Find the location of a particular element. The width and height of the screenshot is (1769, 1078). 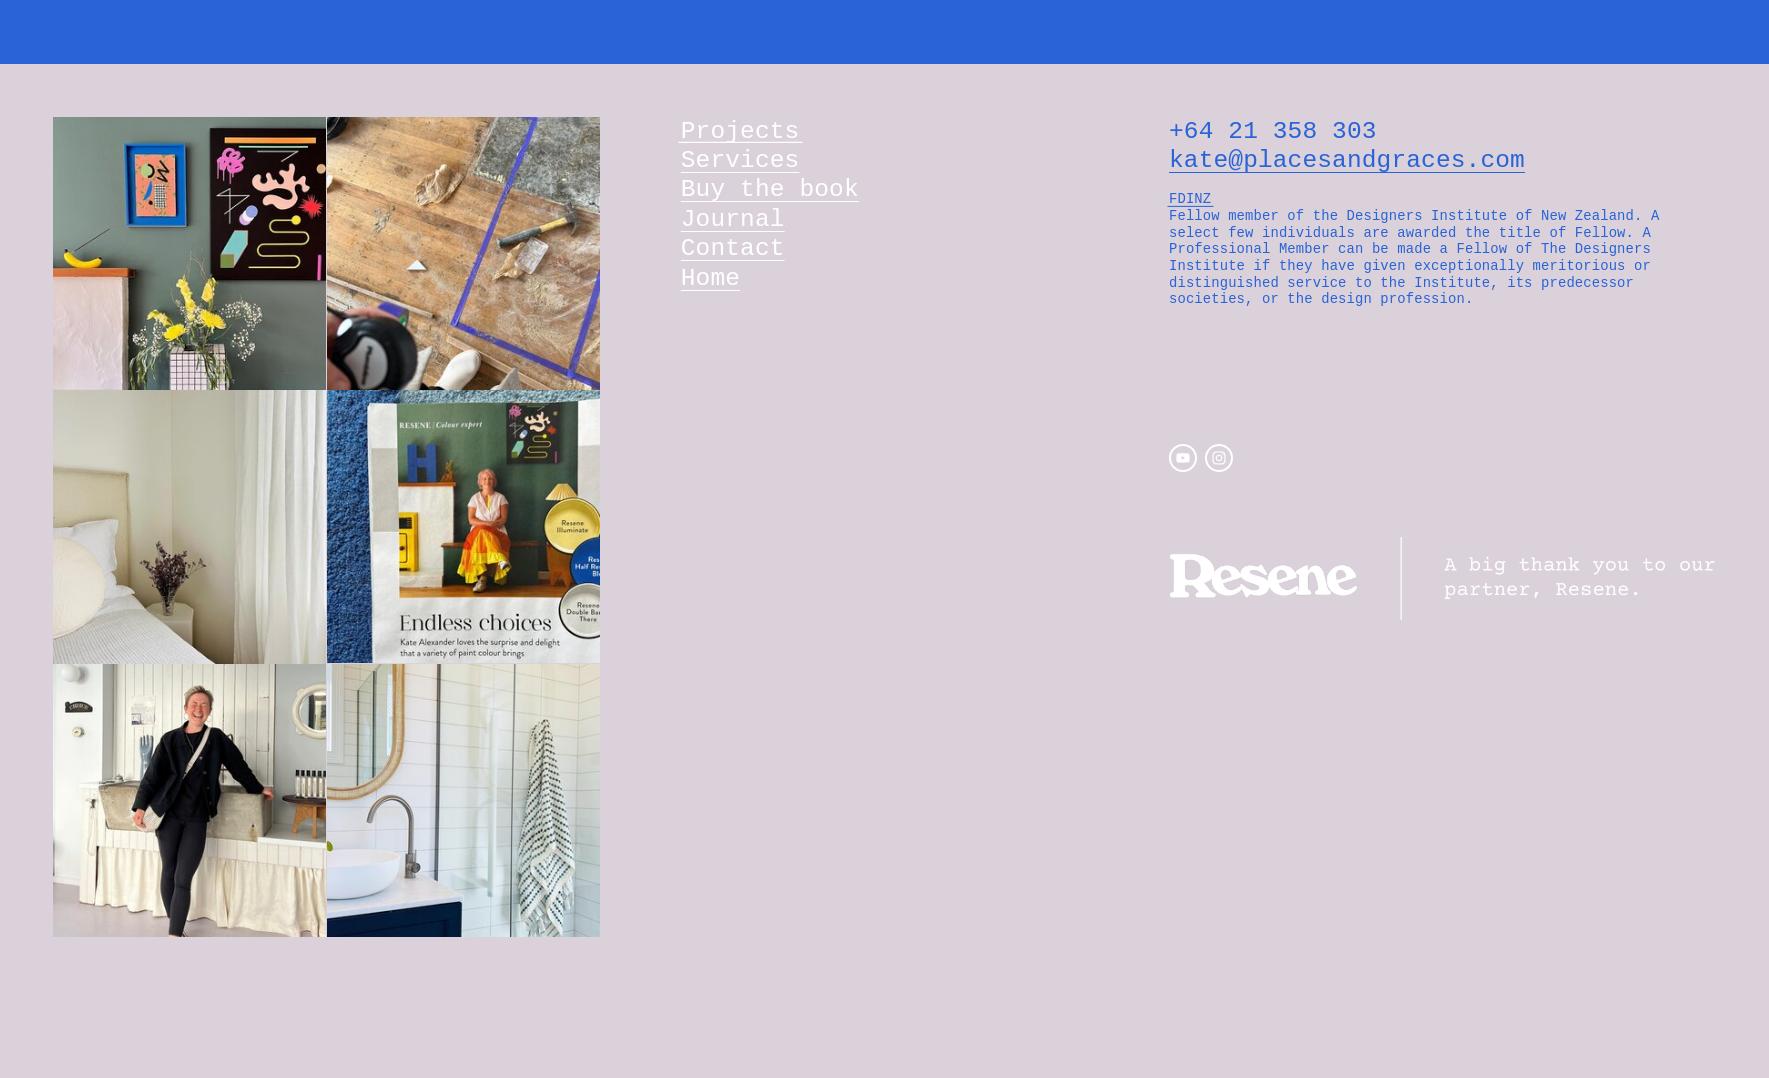

'Fellow member of the Designers Institute of New Zealand. A select few individuals are awarded the title of Fellow. A Professional Member can be made a Fellow of The Designers Institute if they have given exceptionally meritorious or distinguished service to the Institute, its predecessor societies, or the design profession.' is located at coordinates (1416, 256).